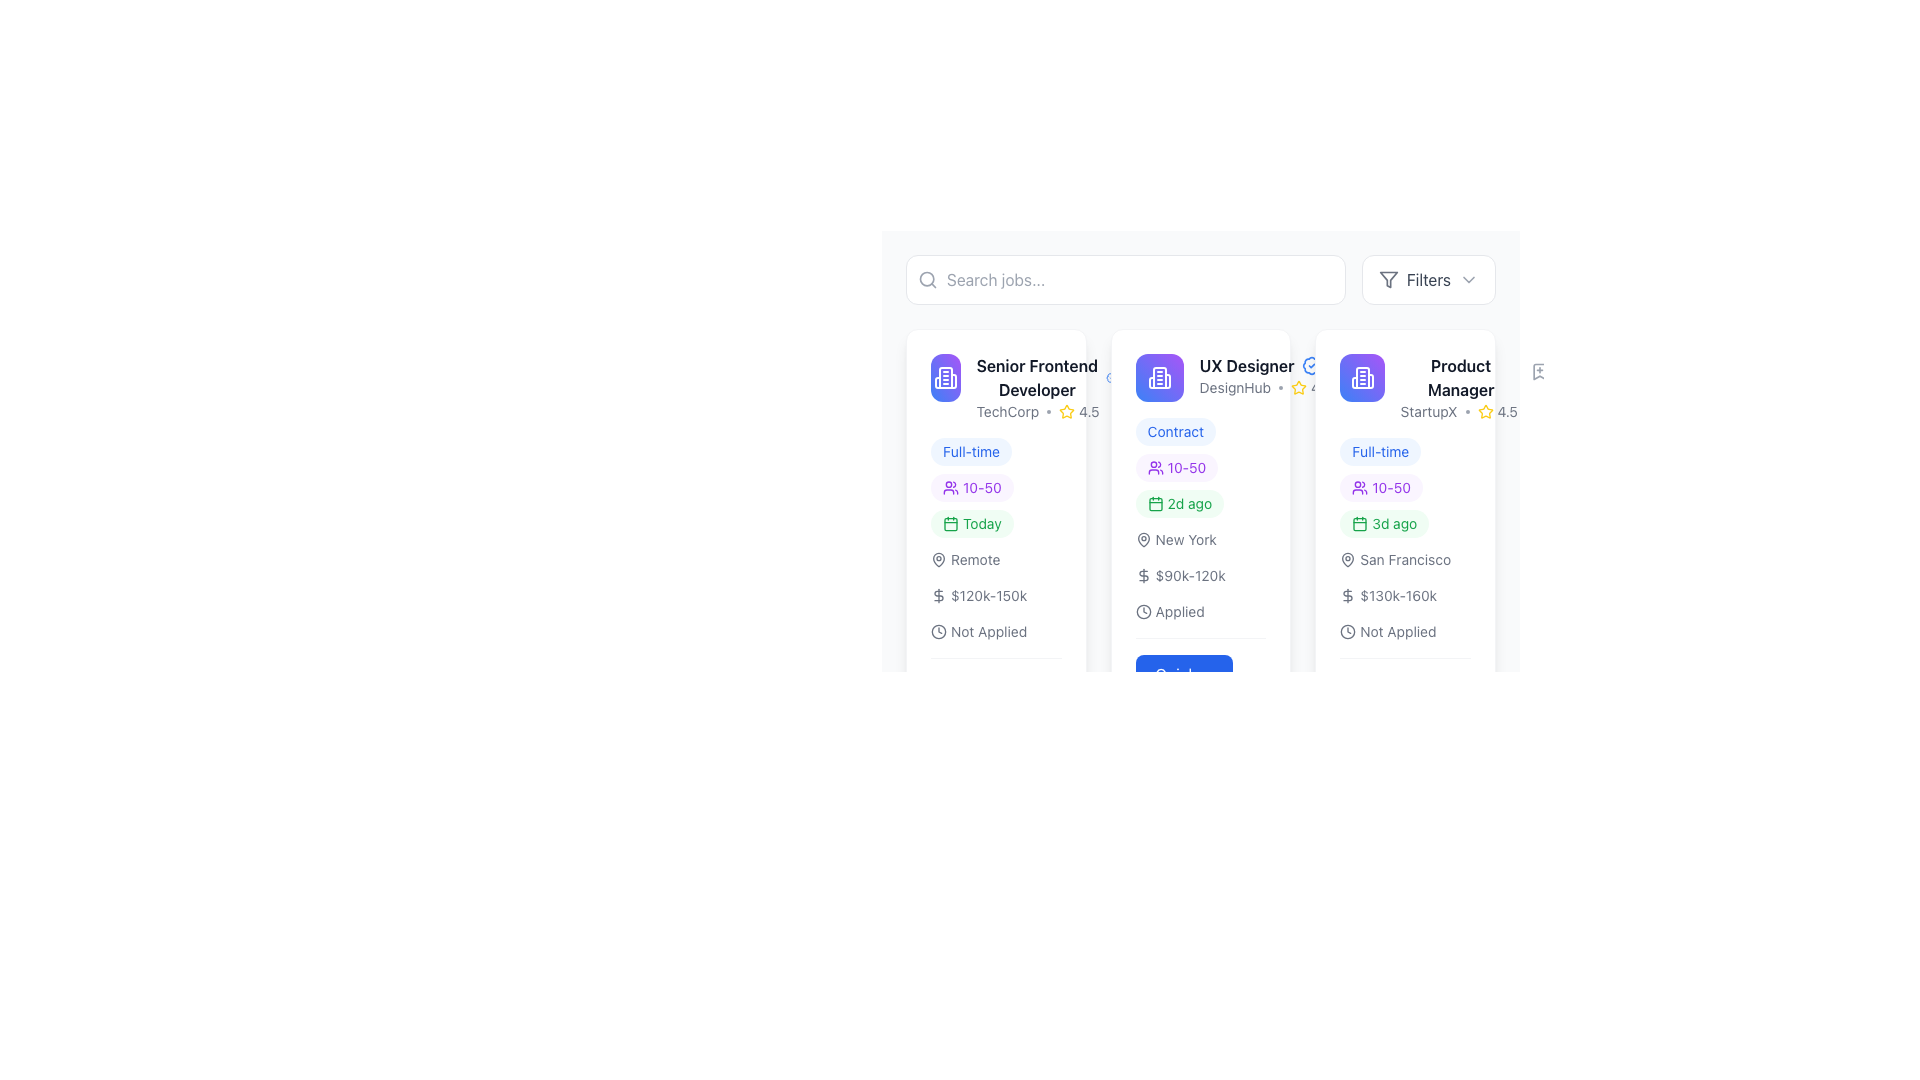 Image resolution: width=1920 pixels, height=1080 pixels. Describe the element at coordinates (1175, 431) in the screenshot. I see `the 'Contract' badge, which is a blue text badge with a light blue background, positioned at the top of the job listing card for a 'UX Designer' role` at that location.